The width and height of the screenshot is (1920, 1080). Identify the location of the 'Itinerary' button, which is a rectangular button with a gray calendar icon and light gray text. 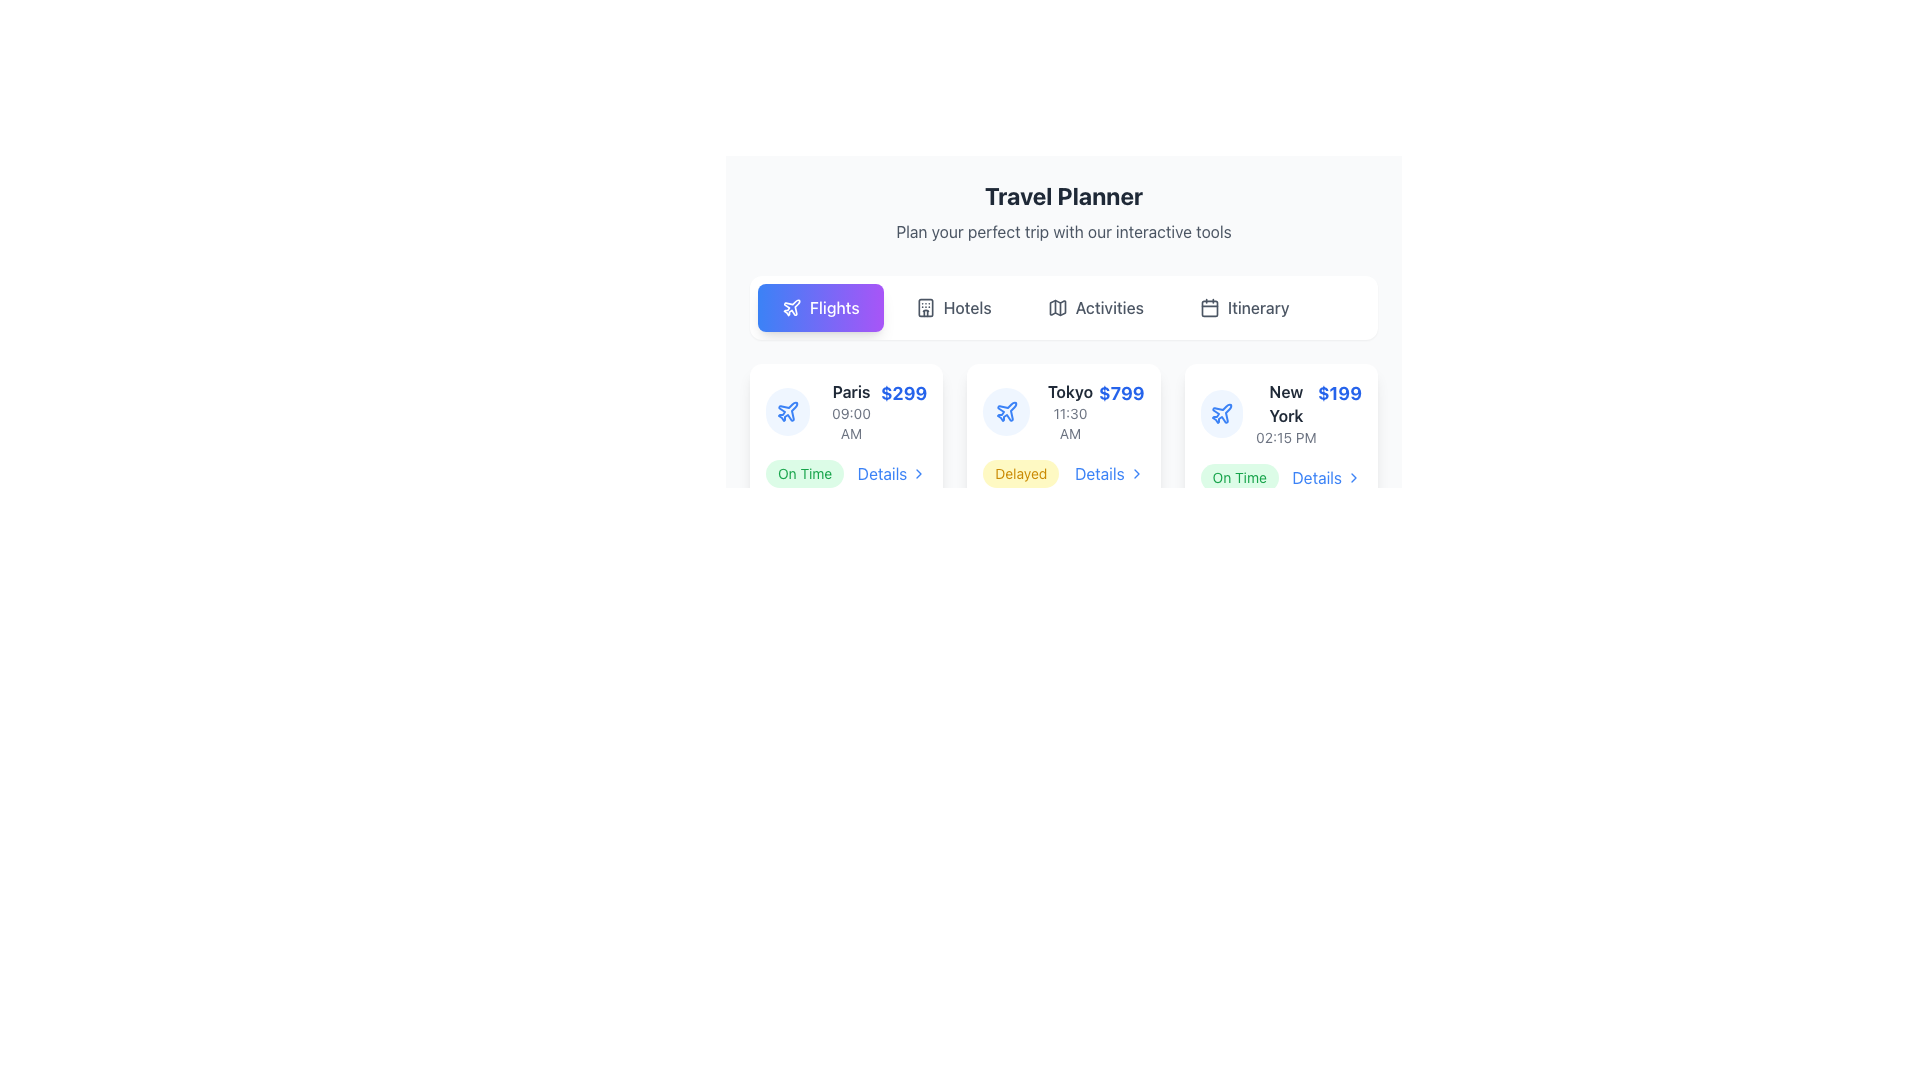
(1243, 308).